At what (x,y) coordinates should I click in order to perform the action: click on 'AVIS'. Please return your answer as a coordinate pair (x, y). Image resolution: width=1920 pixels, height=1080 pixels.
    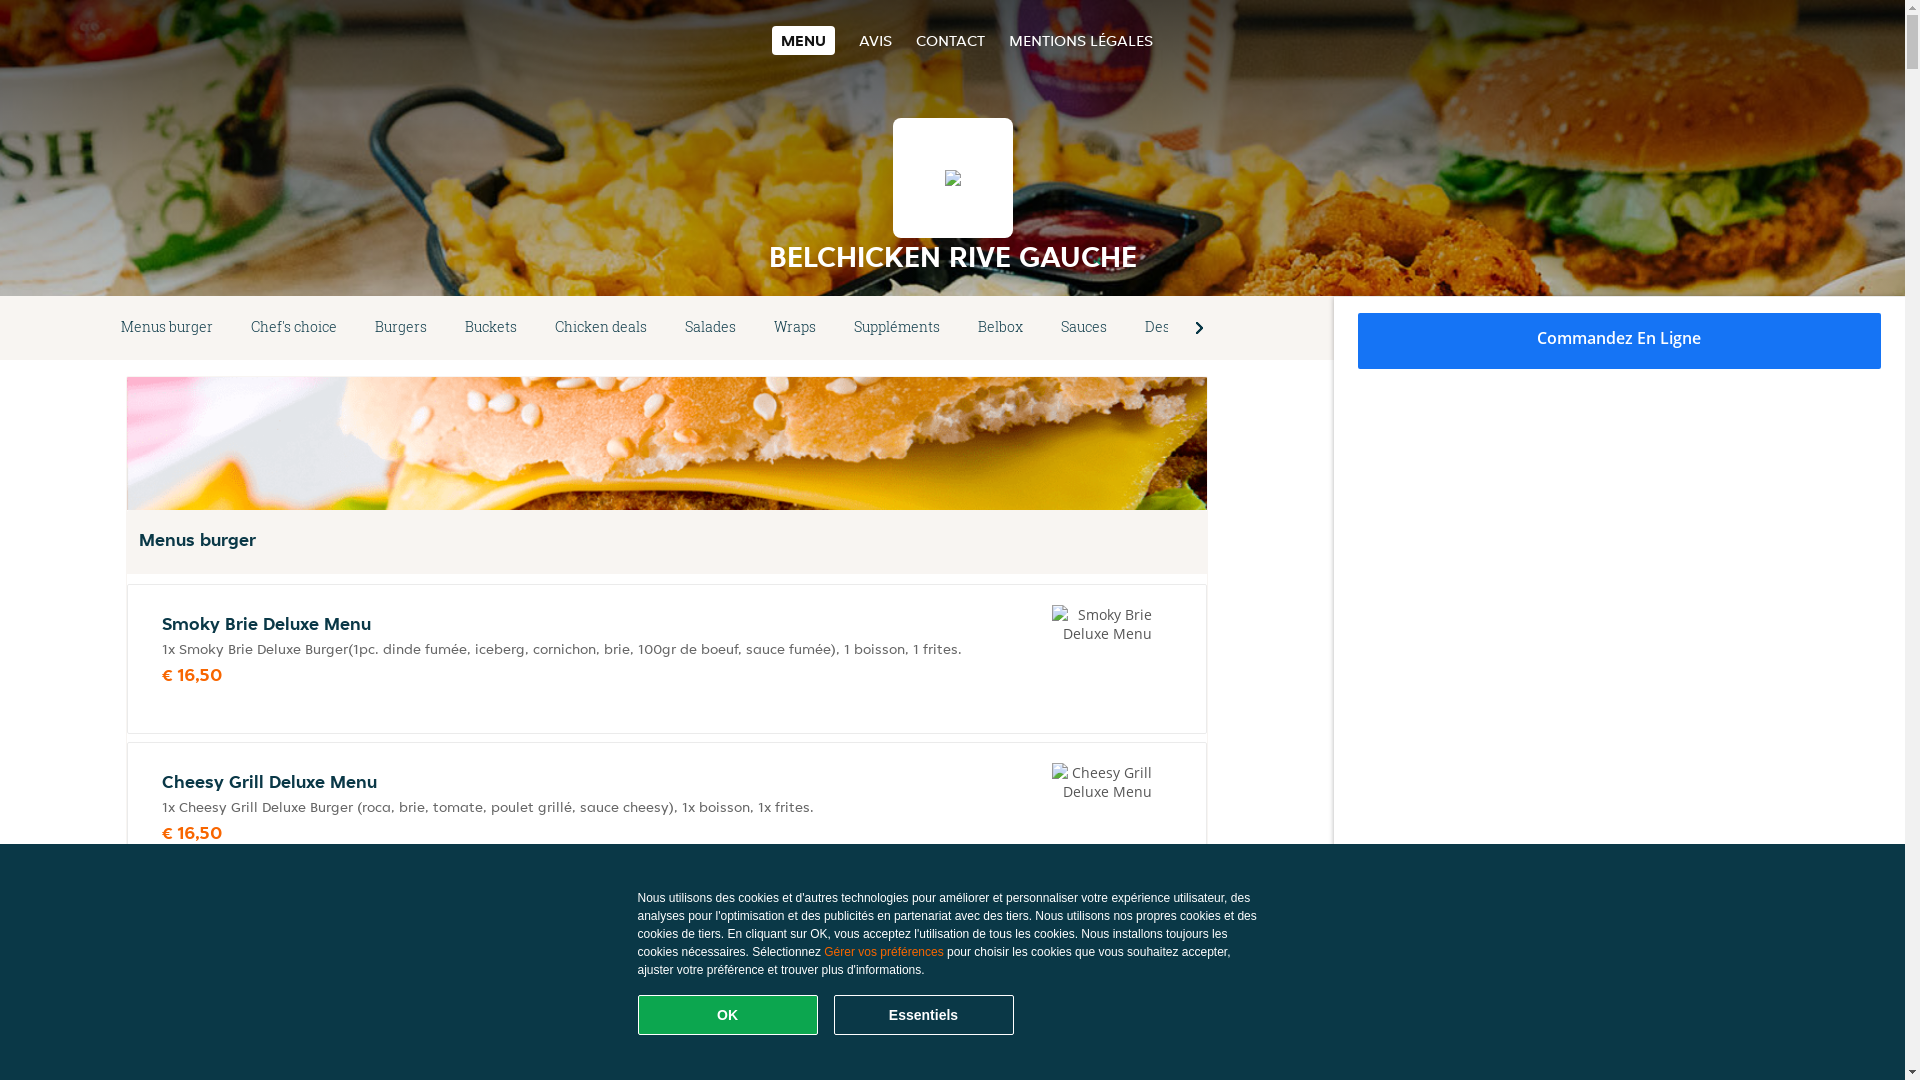
    Looking at the image, I should click on (875, 40).